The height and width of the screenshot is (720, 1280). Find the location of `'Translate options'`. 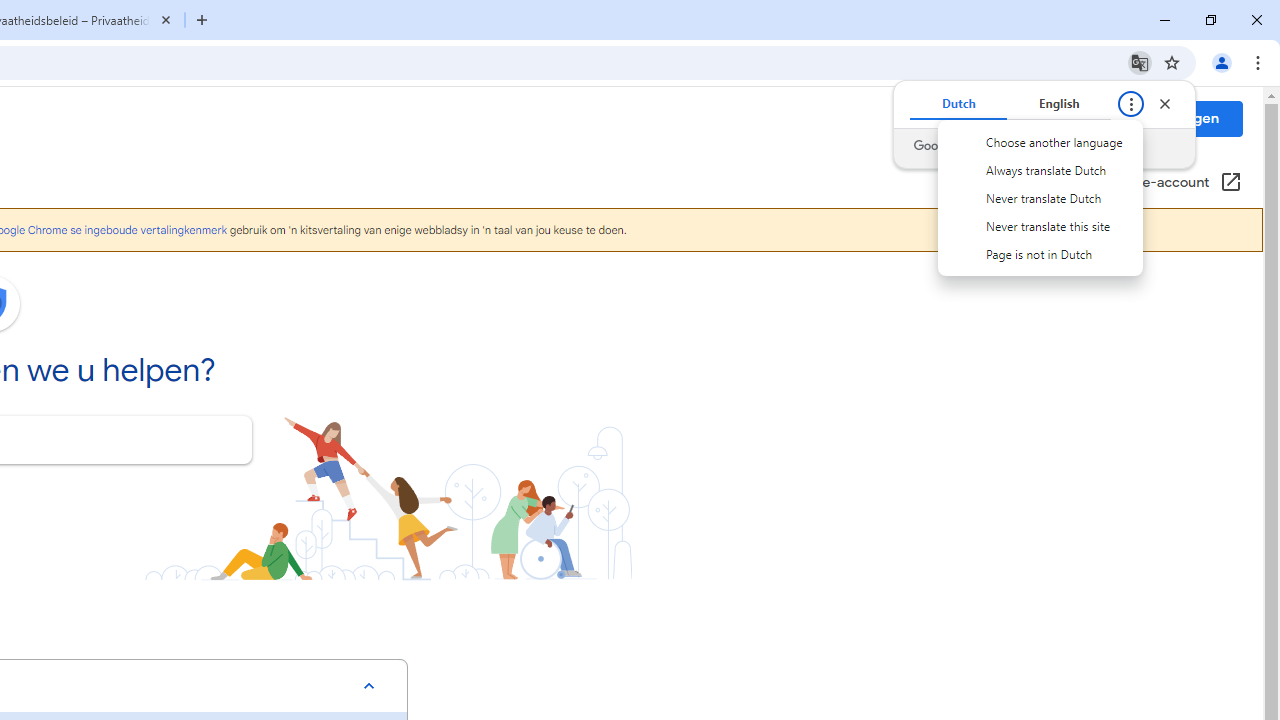

'Translate options' is located at coordinates (1130, 104).